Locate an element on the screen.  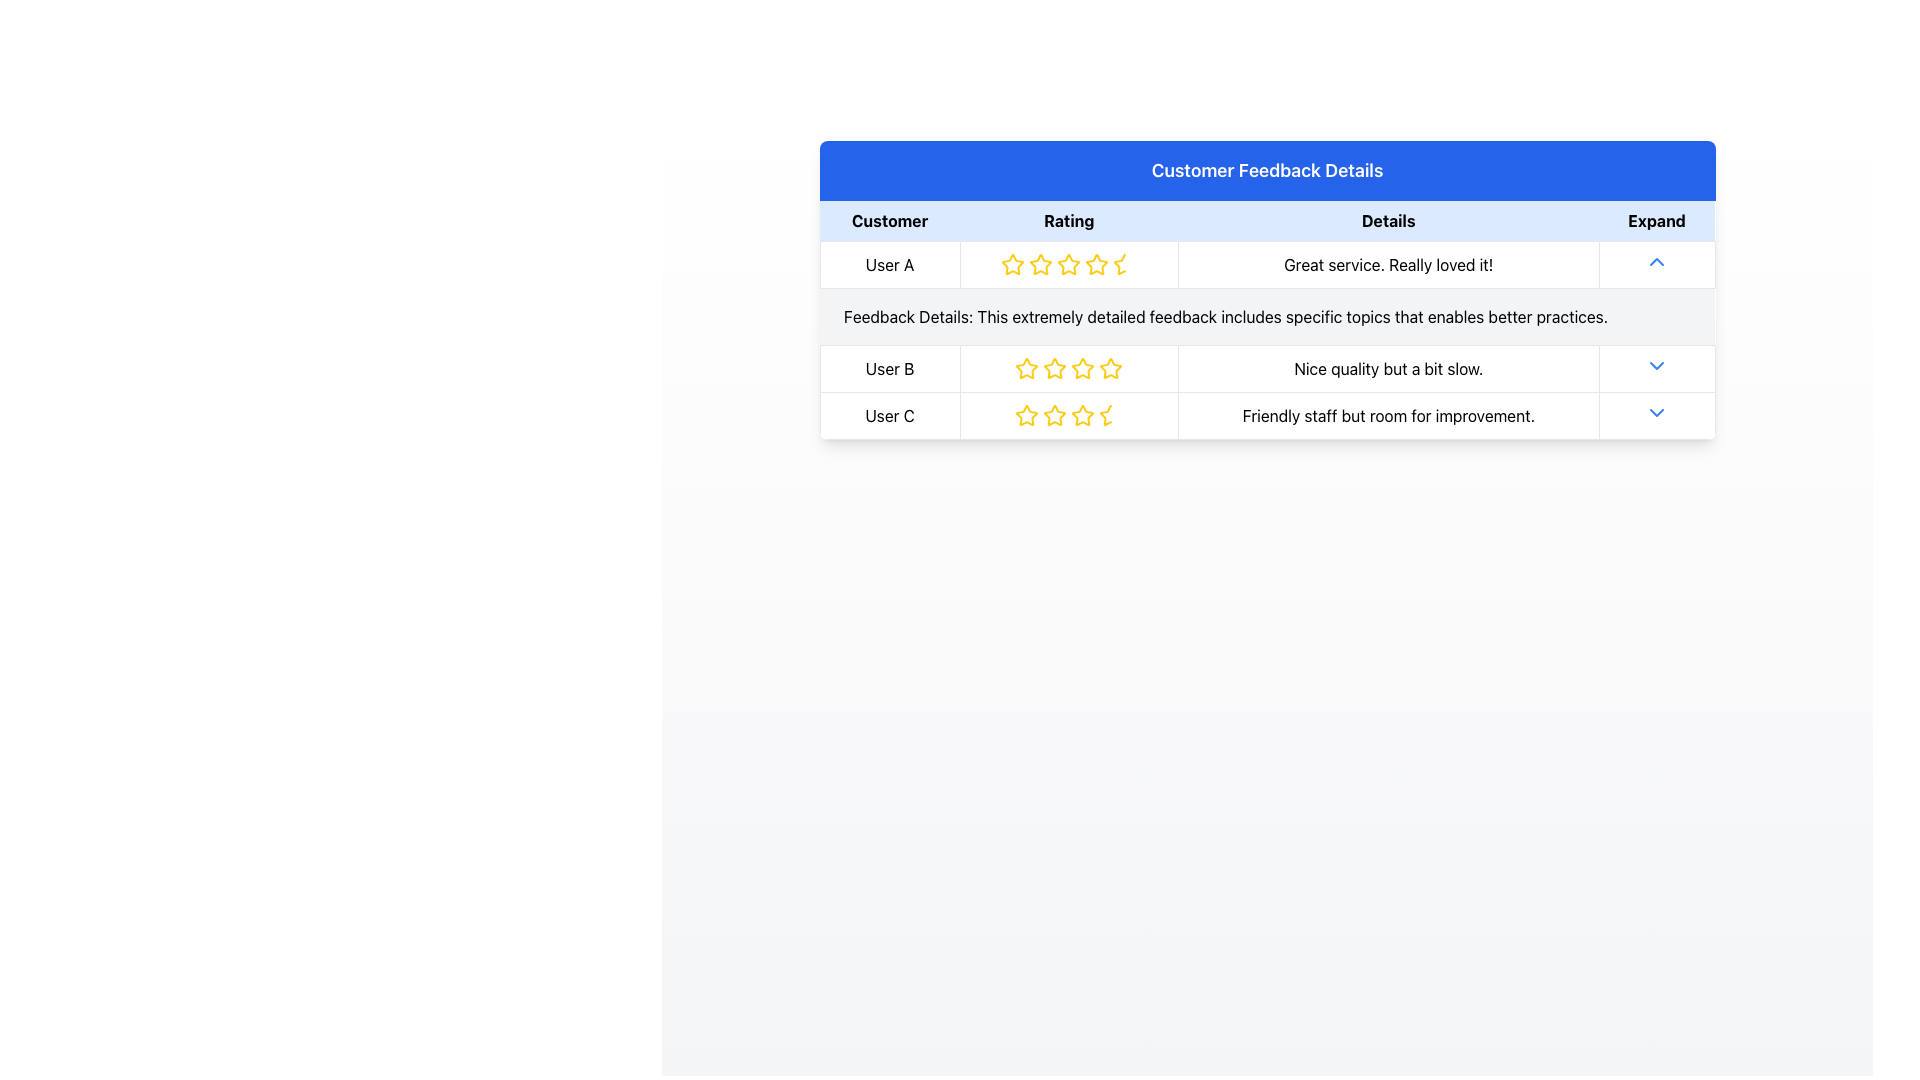
the 'Customer Feedback Details' text header, which is prominently displayed in white bold text on a blue background at the top of the feedback section is located at coordinates (1266, 169).